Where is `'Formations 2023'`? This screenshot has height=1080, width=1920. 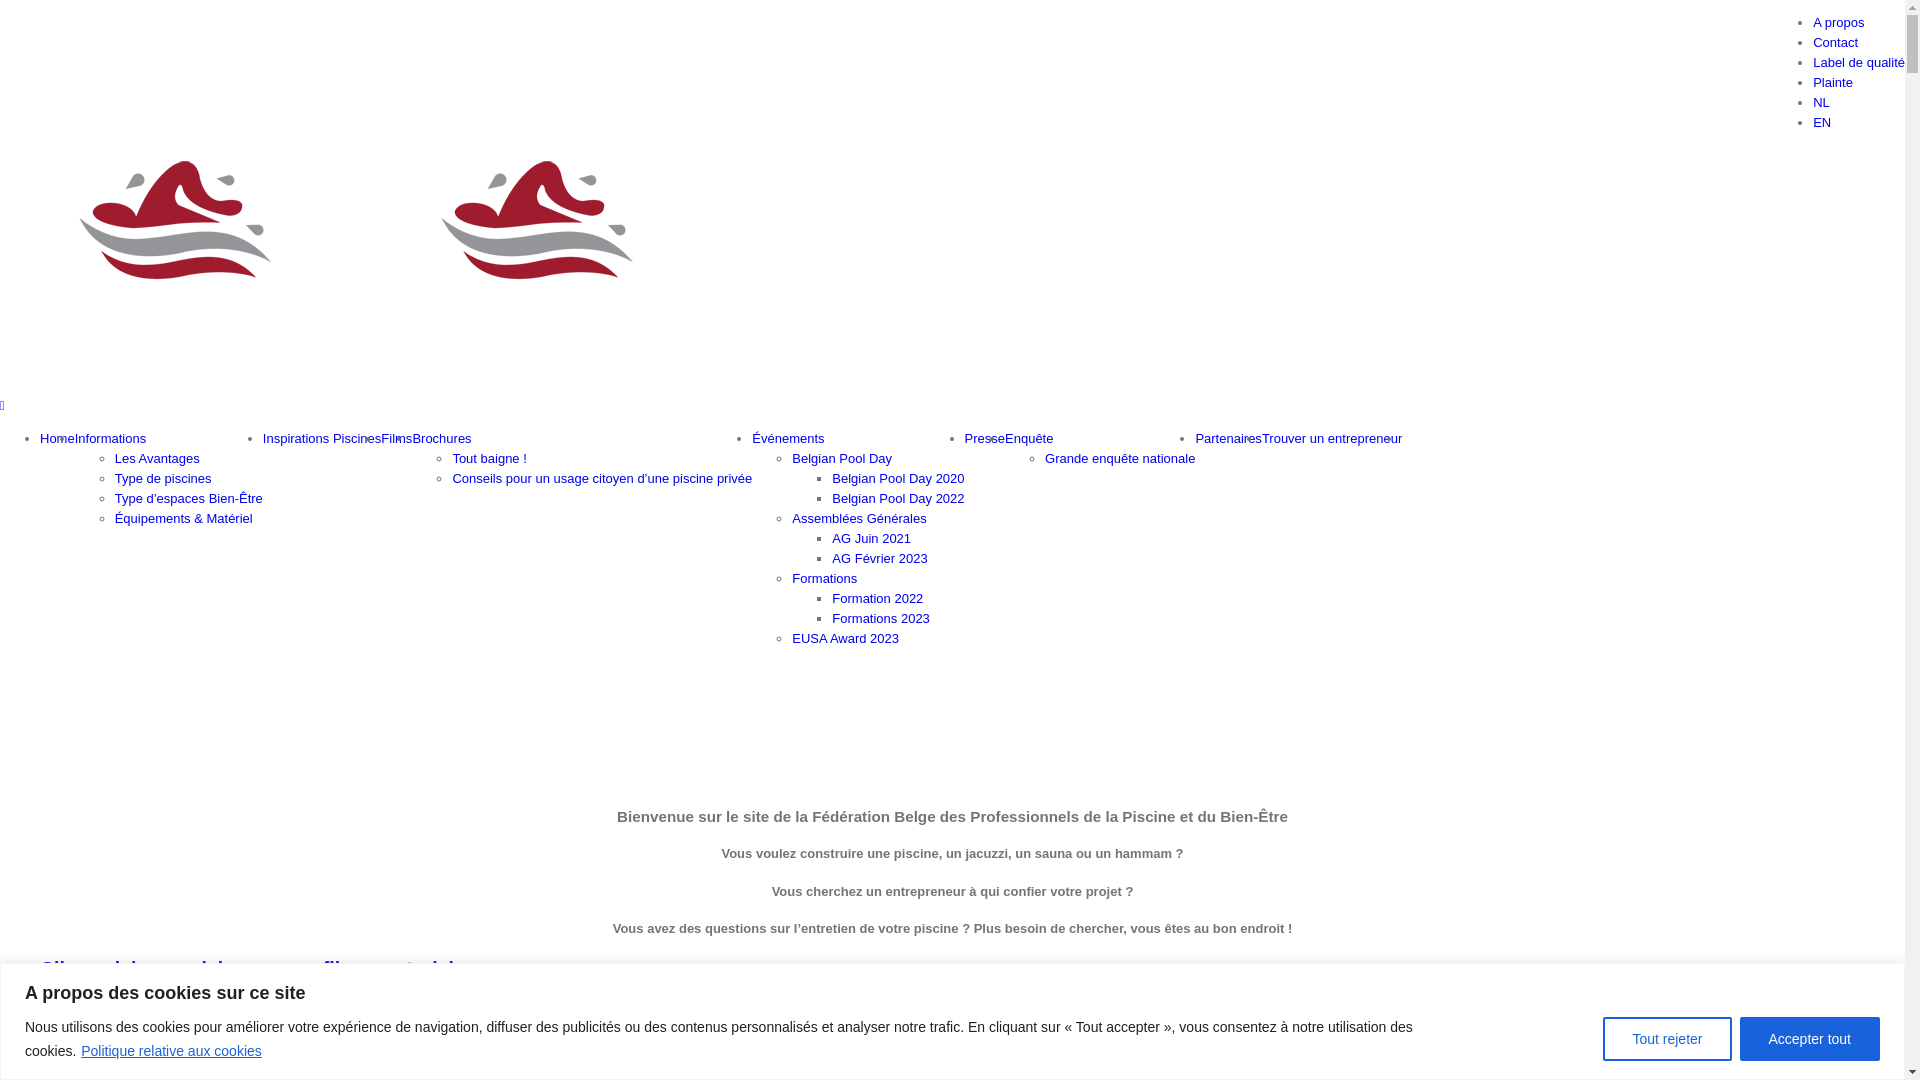 'Formations 2023' is located at coordinates (880, 617).